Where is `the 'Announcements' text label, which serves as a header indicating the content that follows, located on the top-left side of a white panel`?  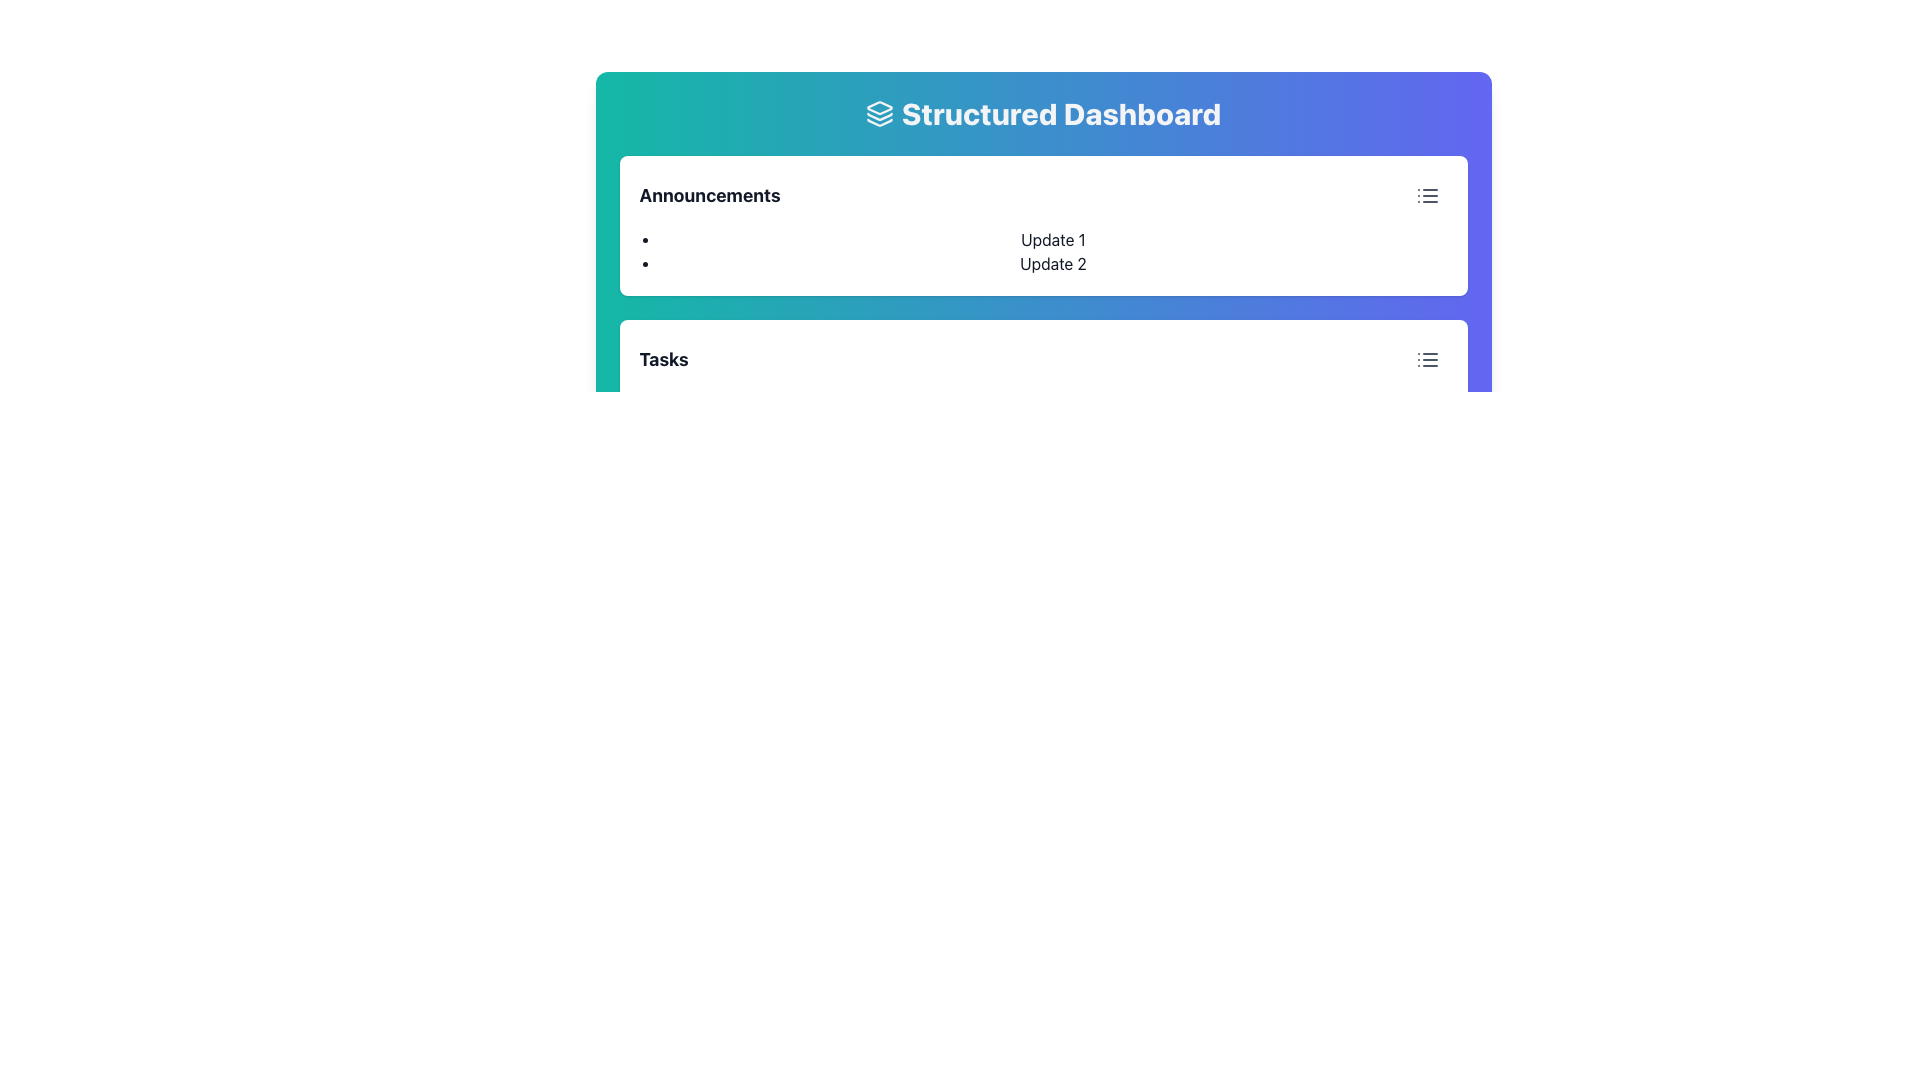
the 'Announcements' text label, which serves as a header indicating the content that follows, located on the top-left side of a white panel is located at coordinates (710, 196).